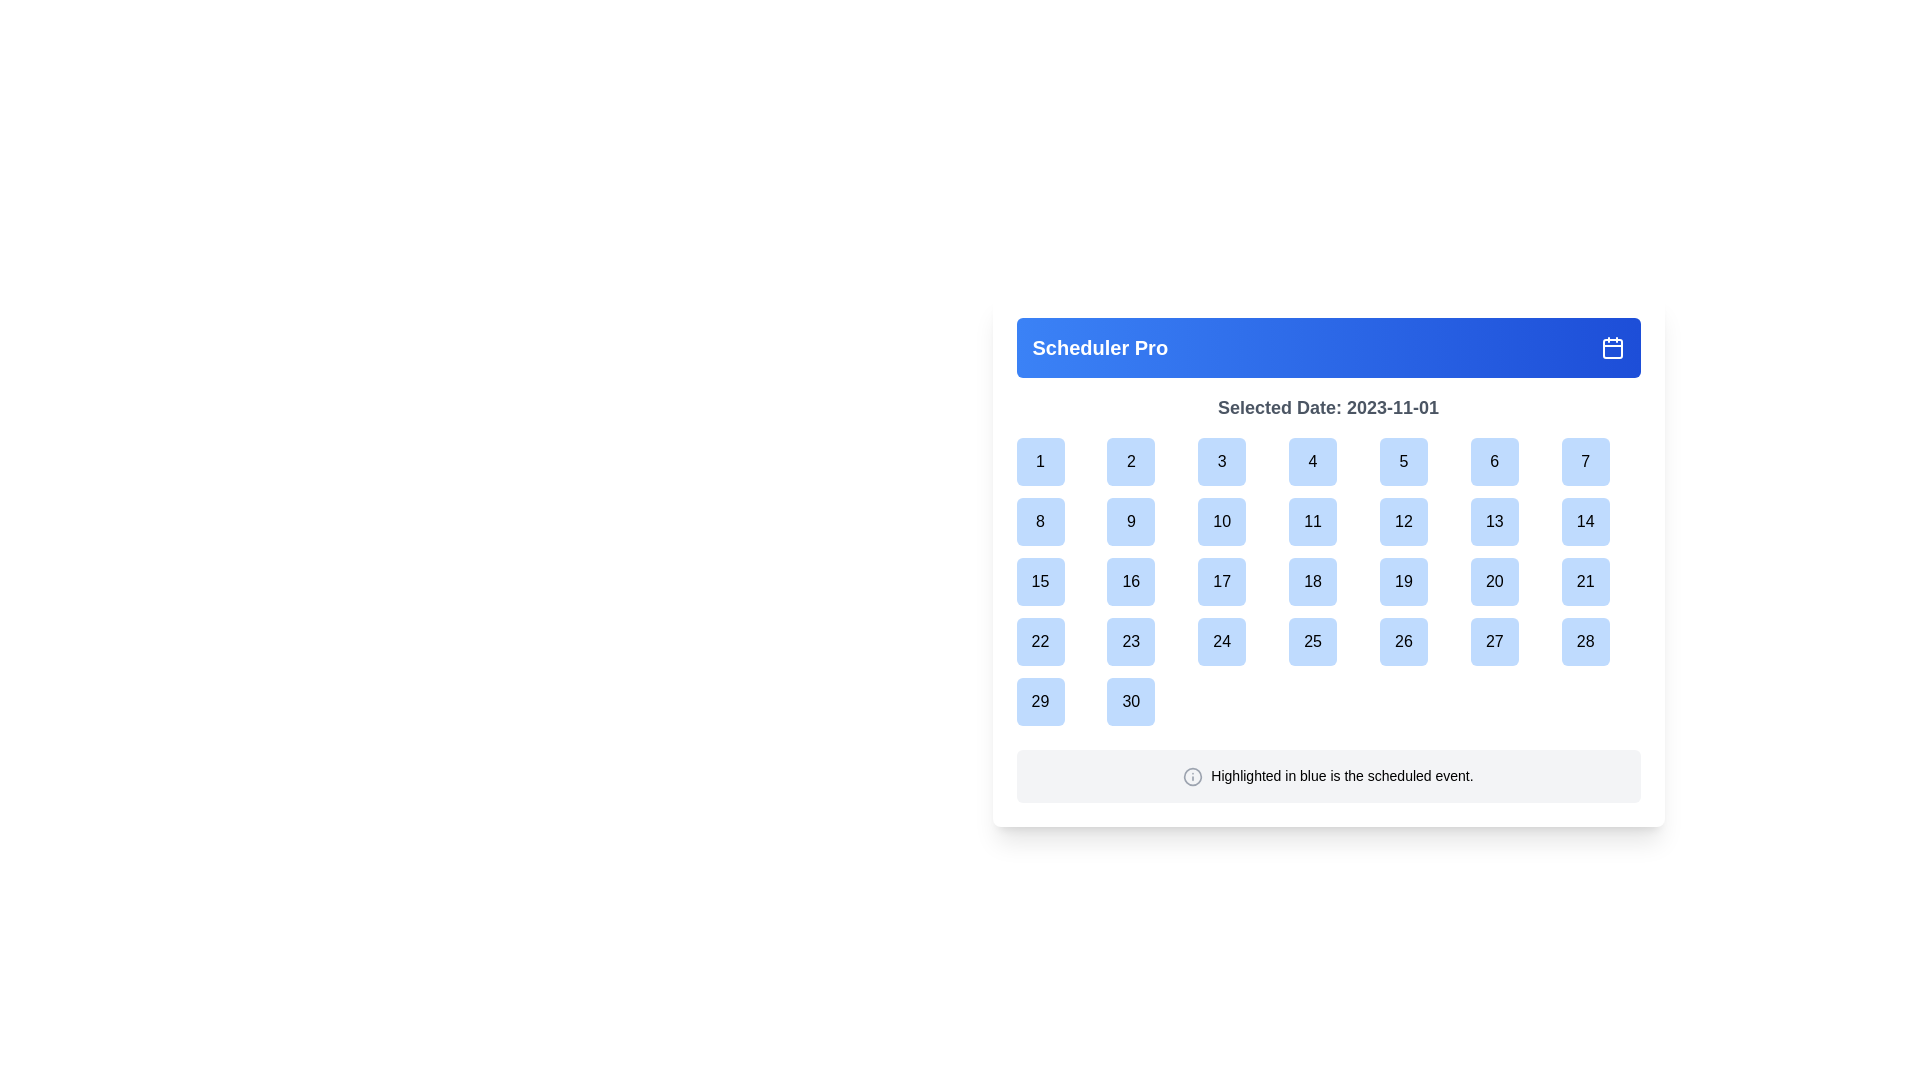 This screenshot has width=1920, height=1080. Describe the element at coordinates (1418, 462) in the screenshot. I see `the Calendar Date Cell displaying the number '5'` at that location.